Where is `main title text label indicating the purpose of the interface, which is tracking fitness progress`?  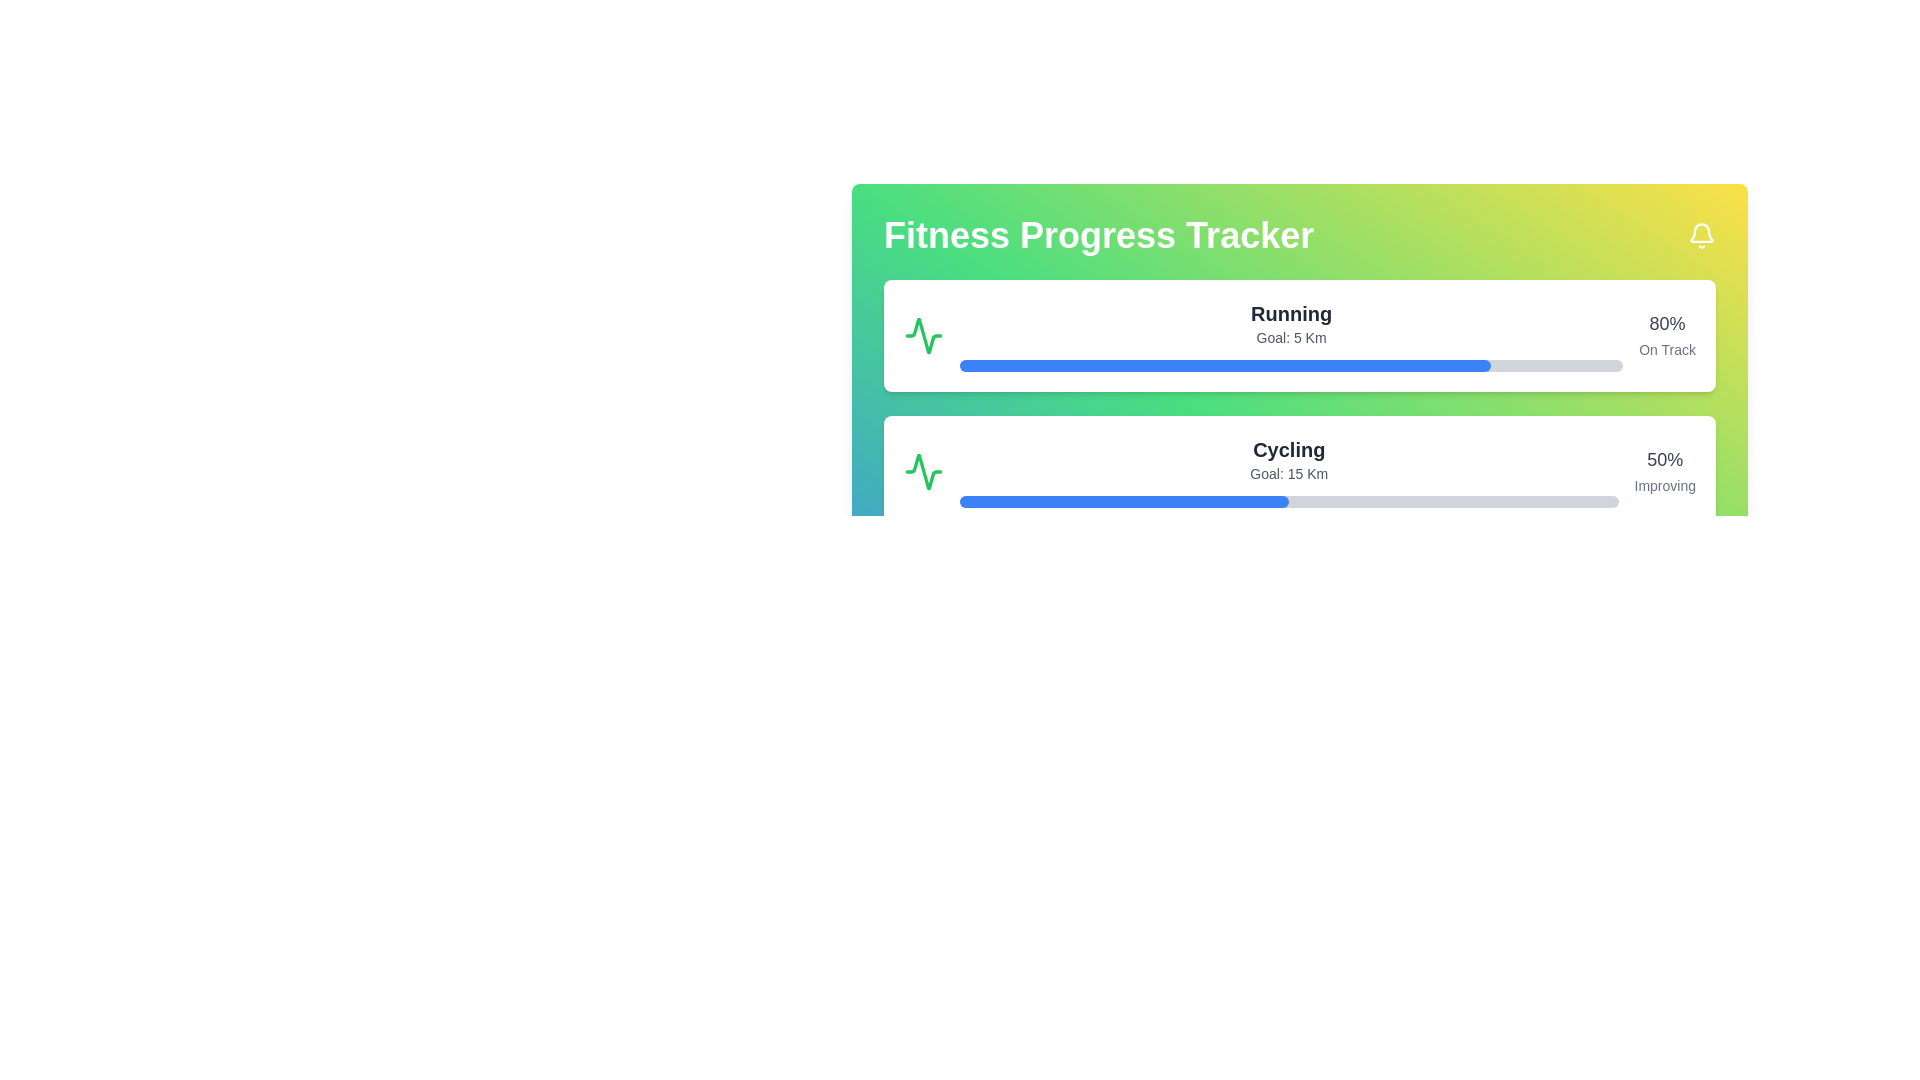 main title text label indicating the purpose of the interface, which is tracking fitness progress is located at coordinates (1098, 234).